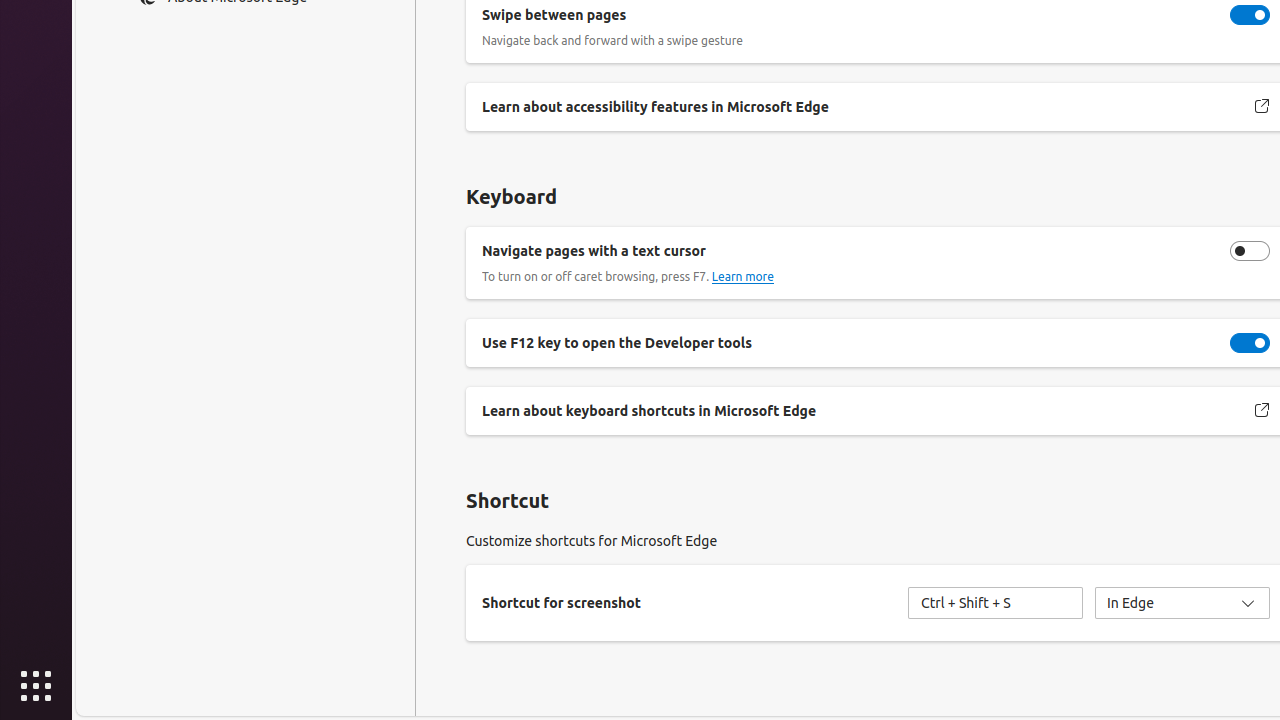 The width and height of the screenshot is (1280, 720). Describe the element at coordinates (741, 276) in the screenshot. I see `'Learn more about caret browsing.'` at that location.